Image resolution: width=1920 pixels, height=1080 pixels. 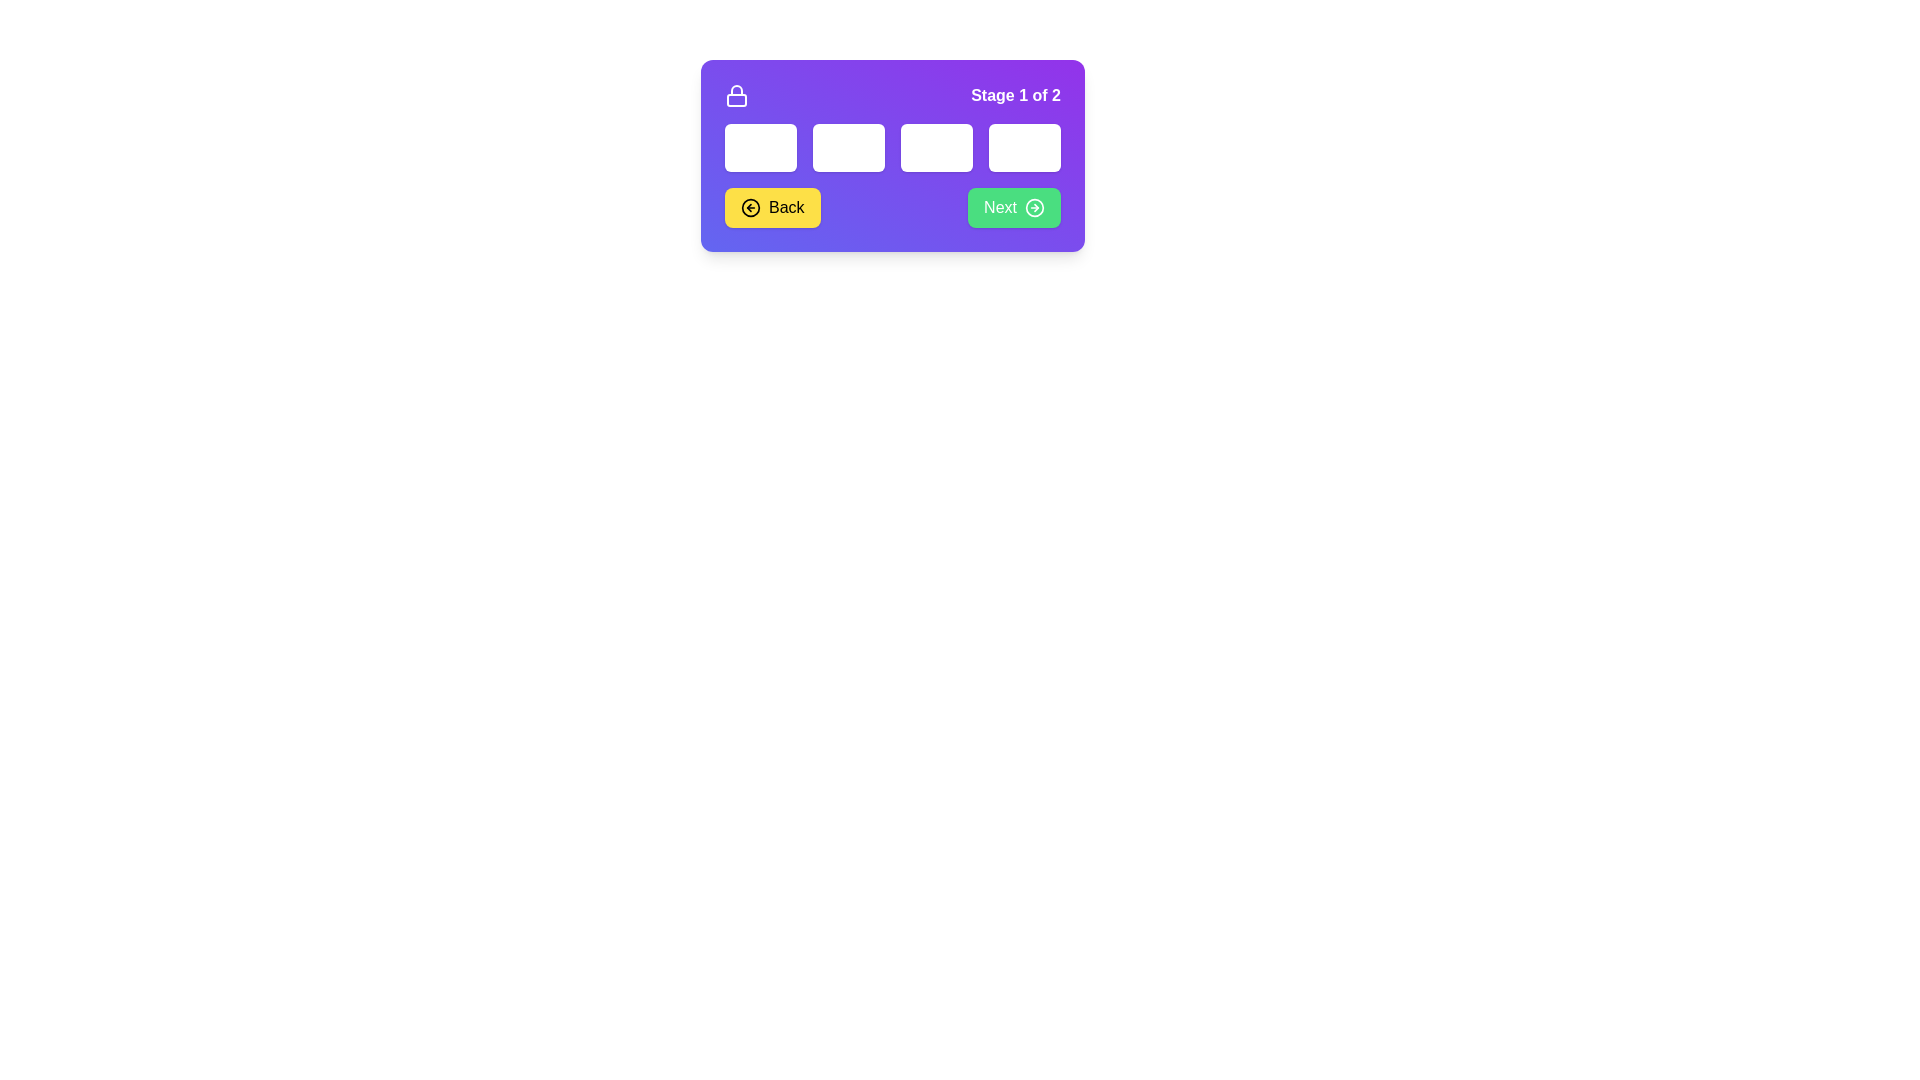 What do you see at coordinates (771, 208) in the screenshot?
I see `the 'Back' button with yellow background and black text via keyboard navigation for accessibility` at bounding box center [771, 208].